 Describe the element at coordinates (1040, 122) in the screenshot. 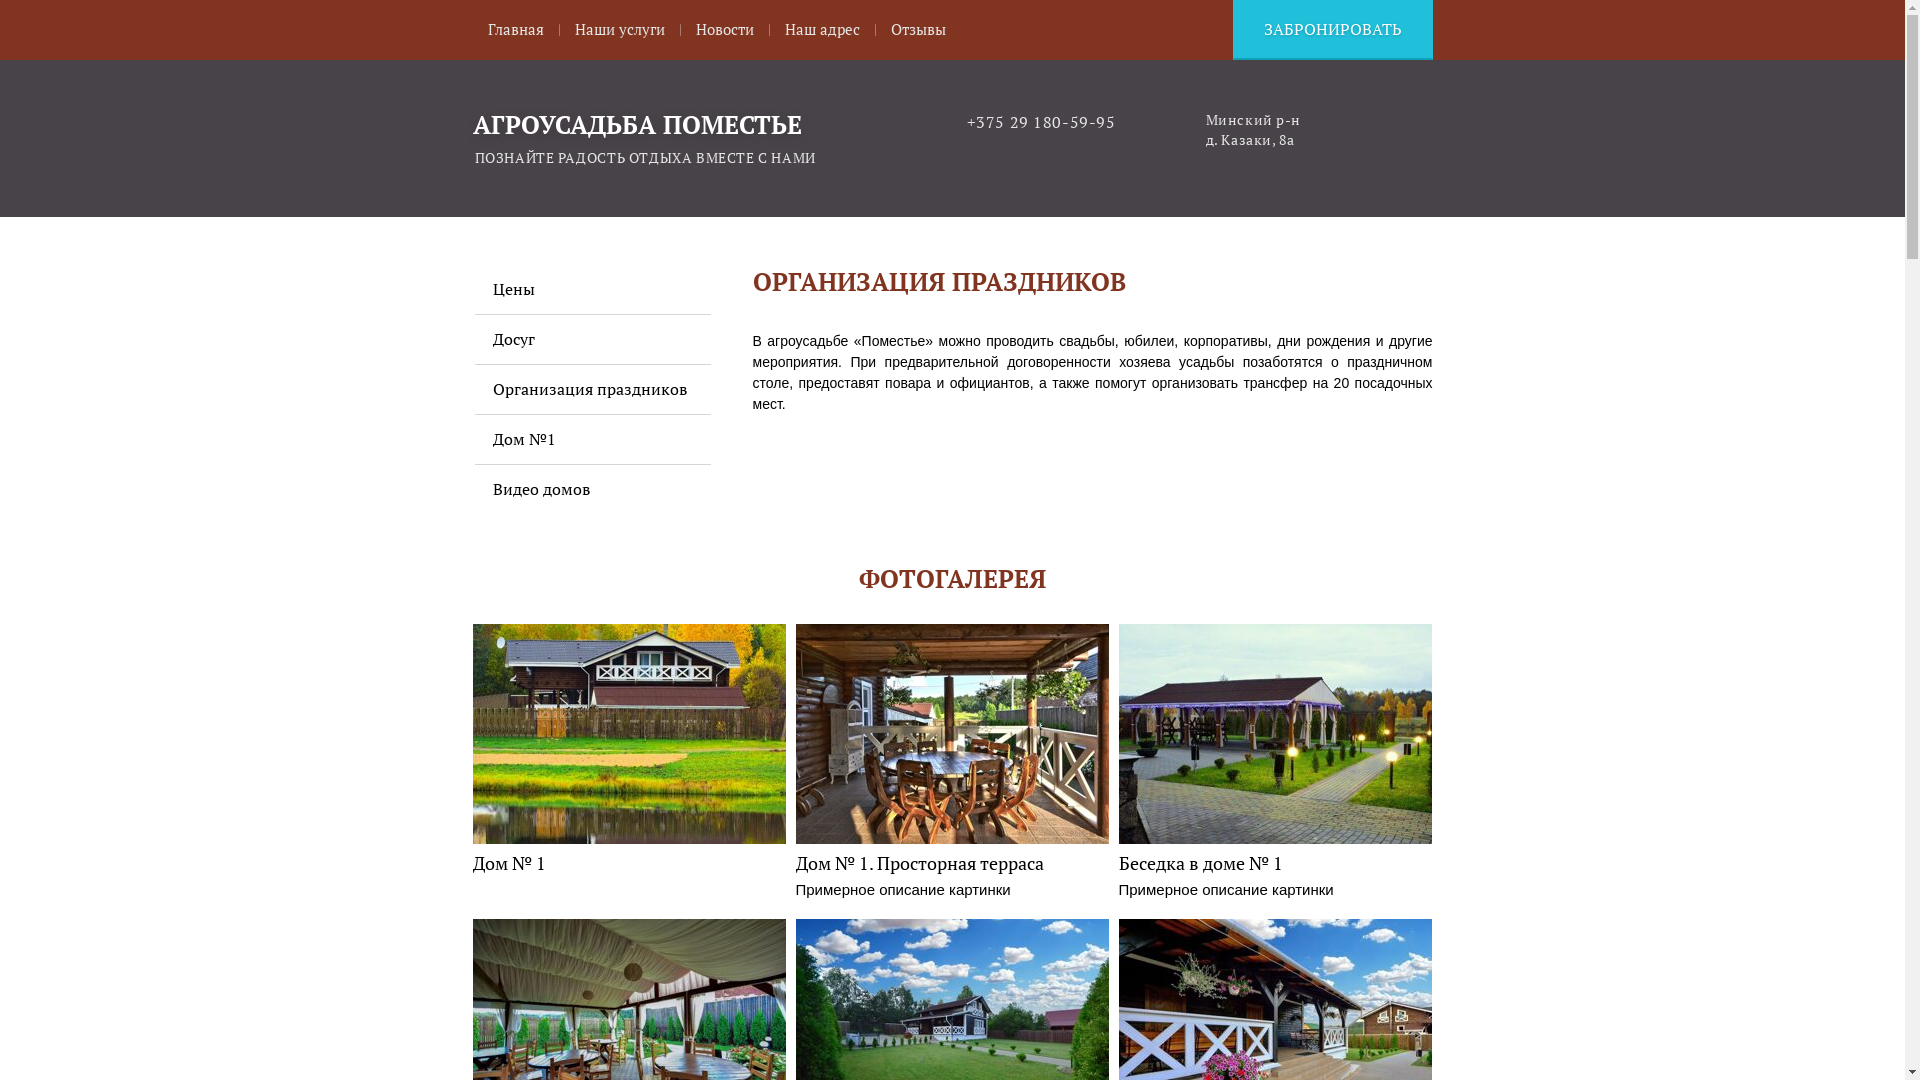

I see `'+375 29 180-59-95'` at that location.